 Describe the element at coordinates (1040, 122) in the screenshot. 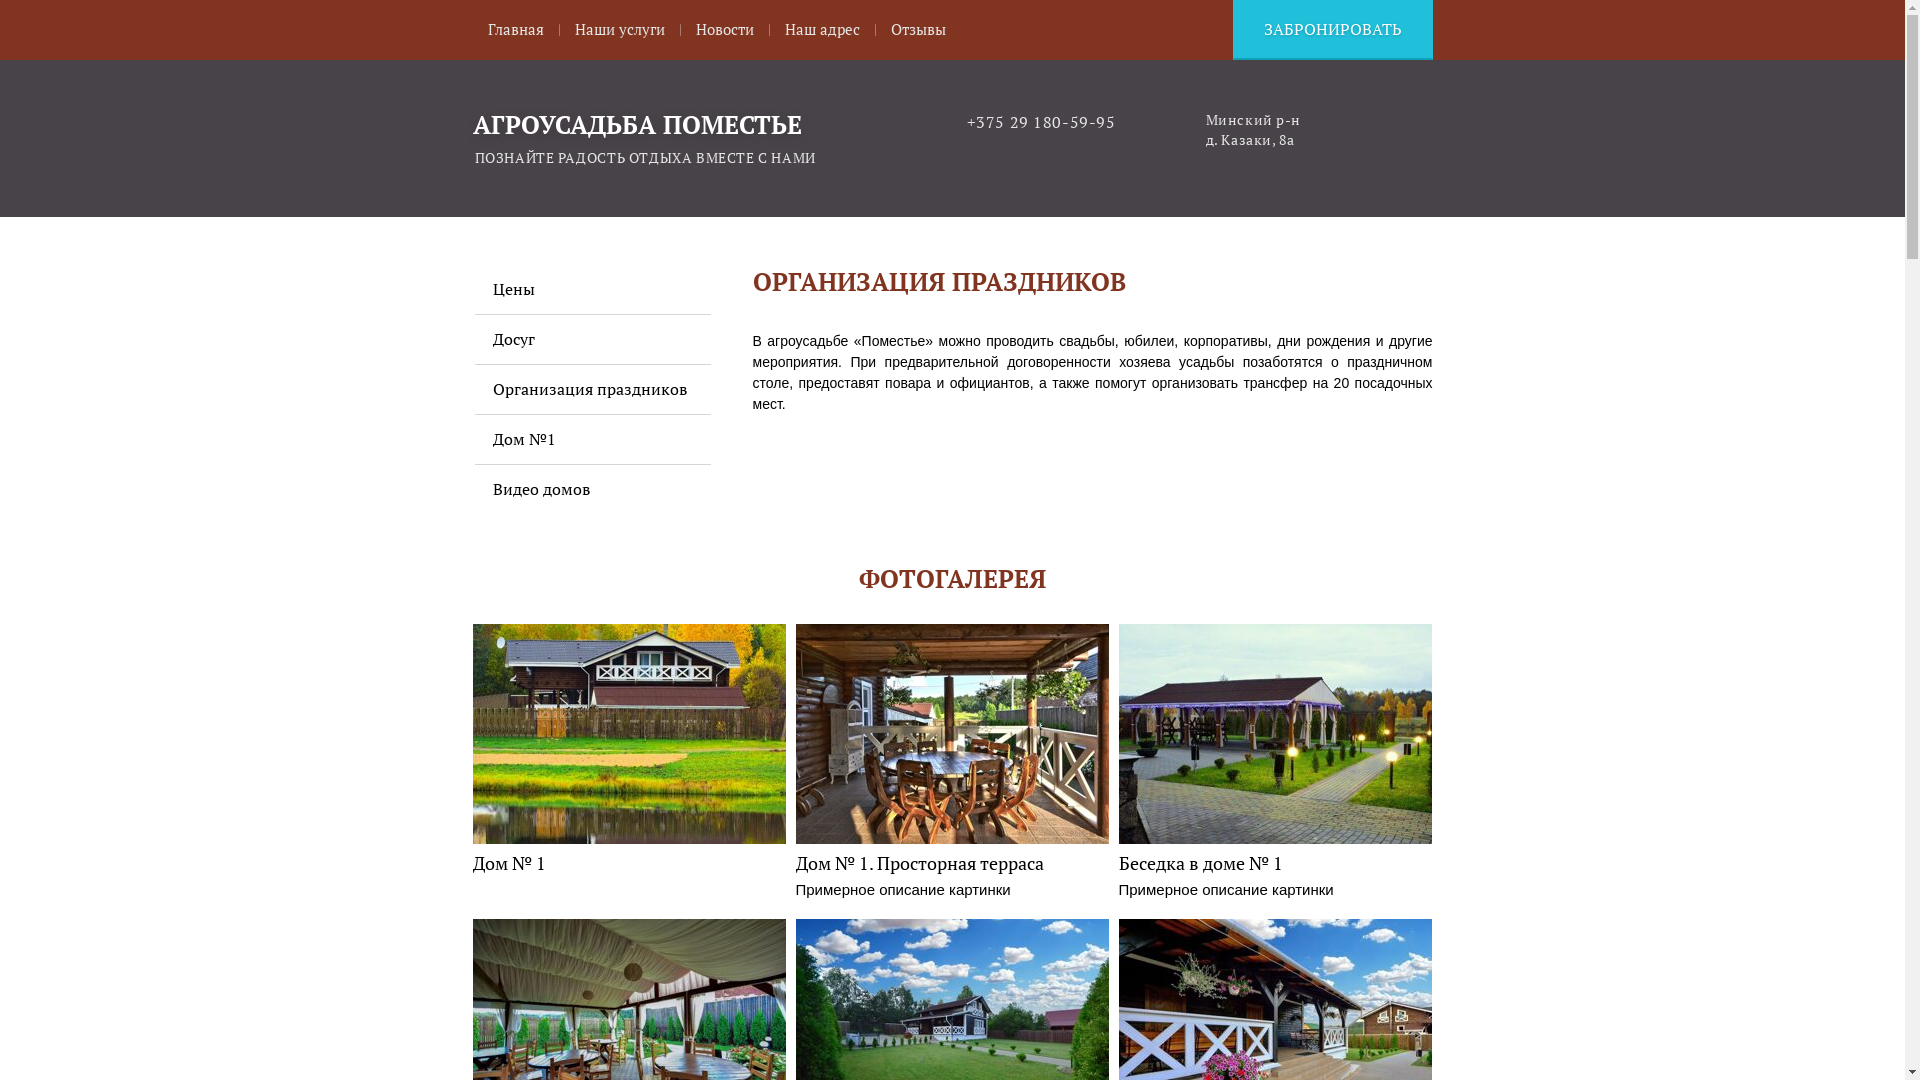

I see `'+375 29 180-59-95'` at that location.